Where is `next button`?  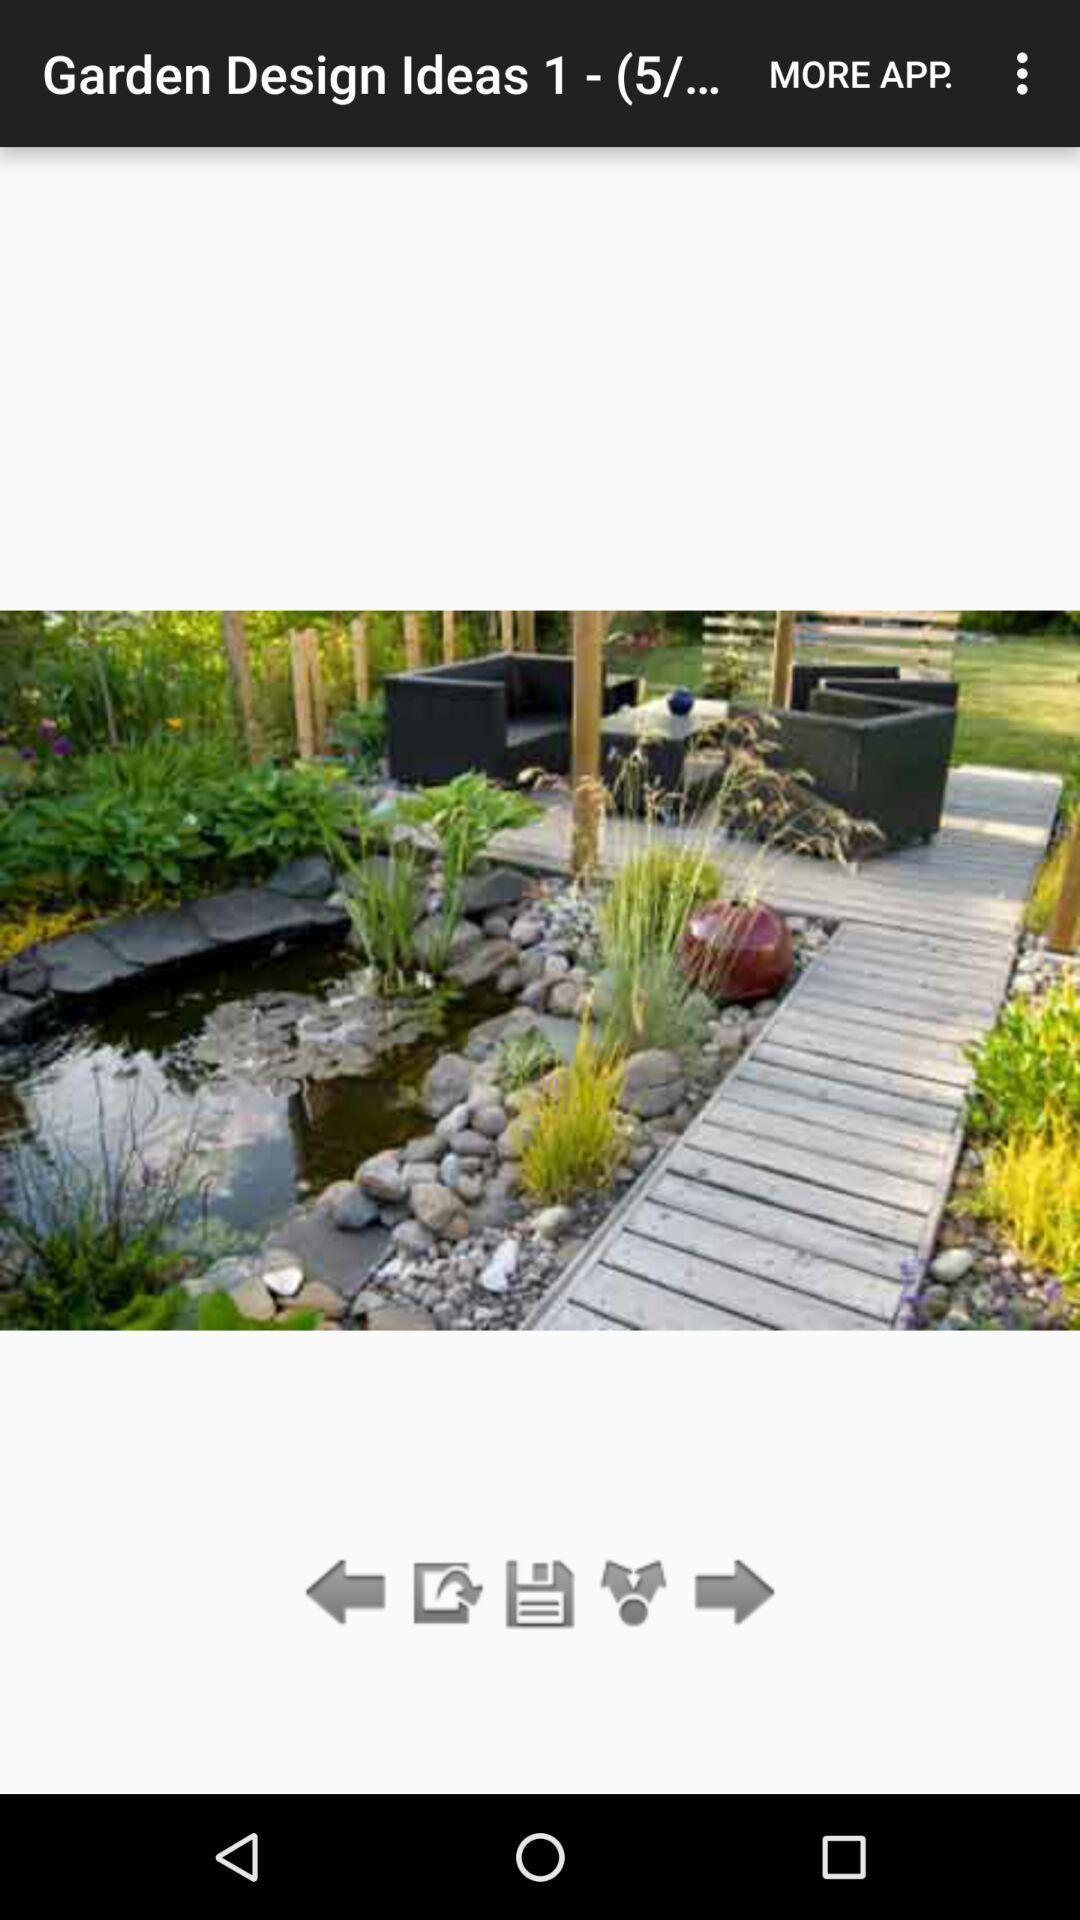
next button is located at coordinates (729, 1593).